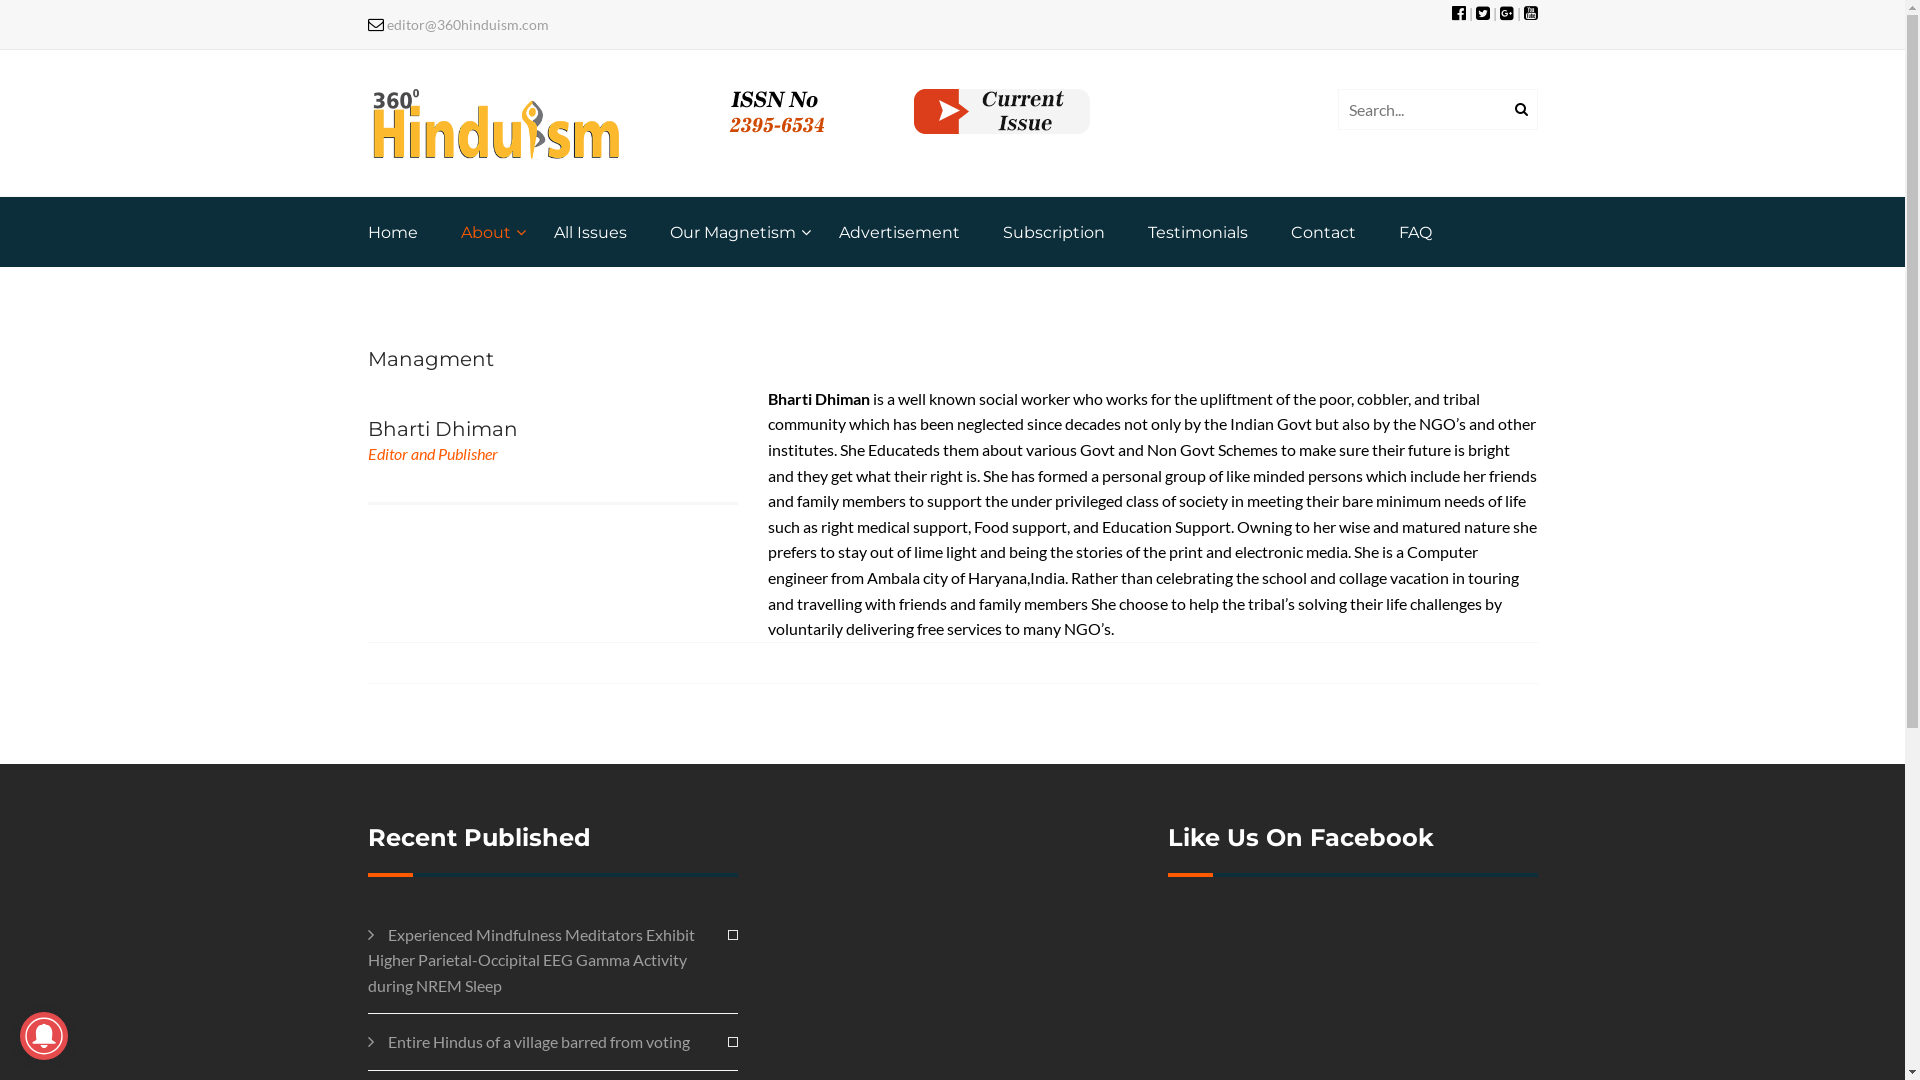 The image size is (1920, 1080). Describe the element at coordinates (897, 231) in the screenshot. I see `'Advertisement'` at that location.